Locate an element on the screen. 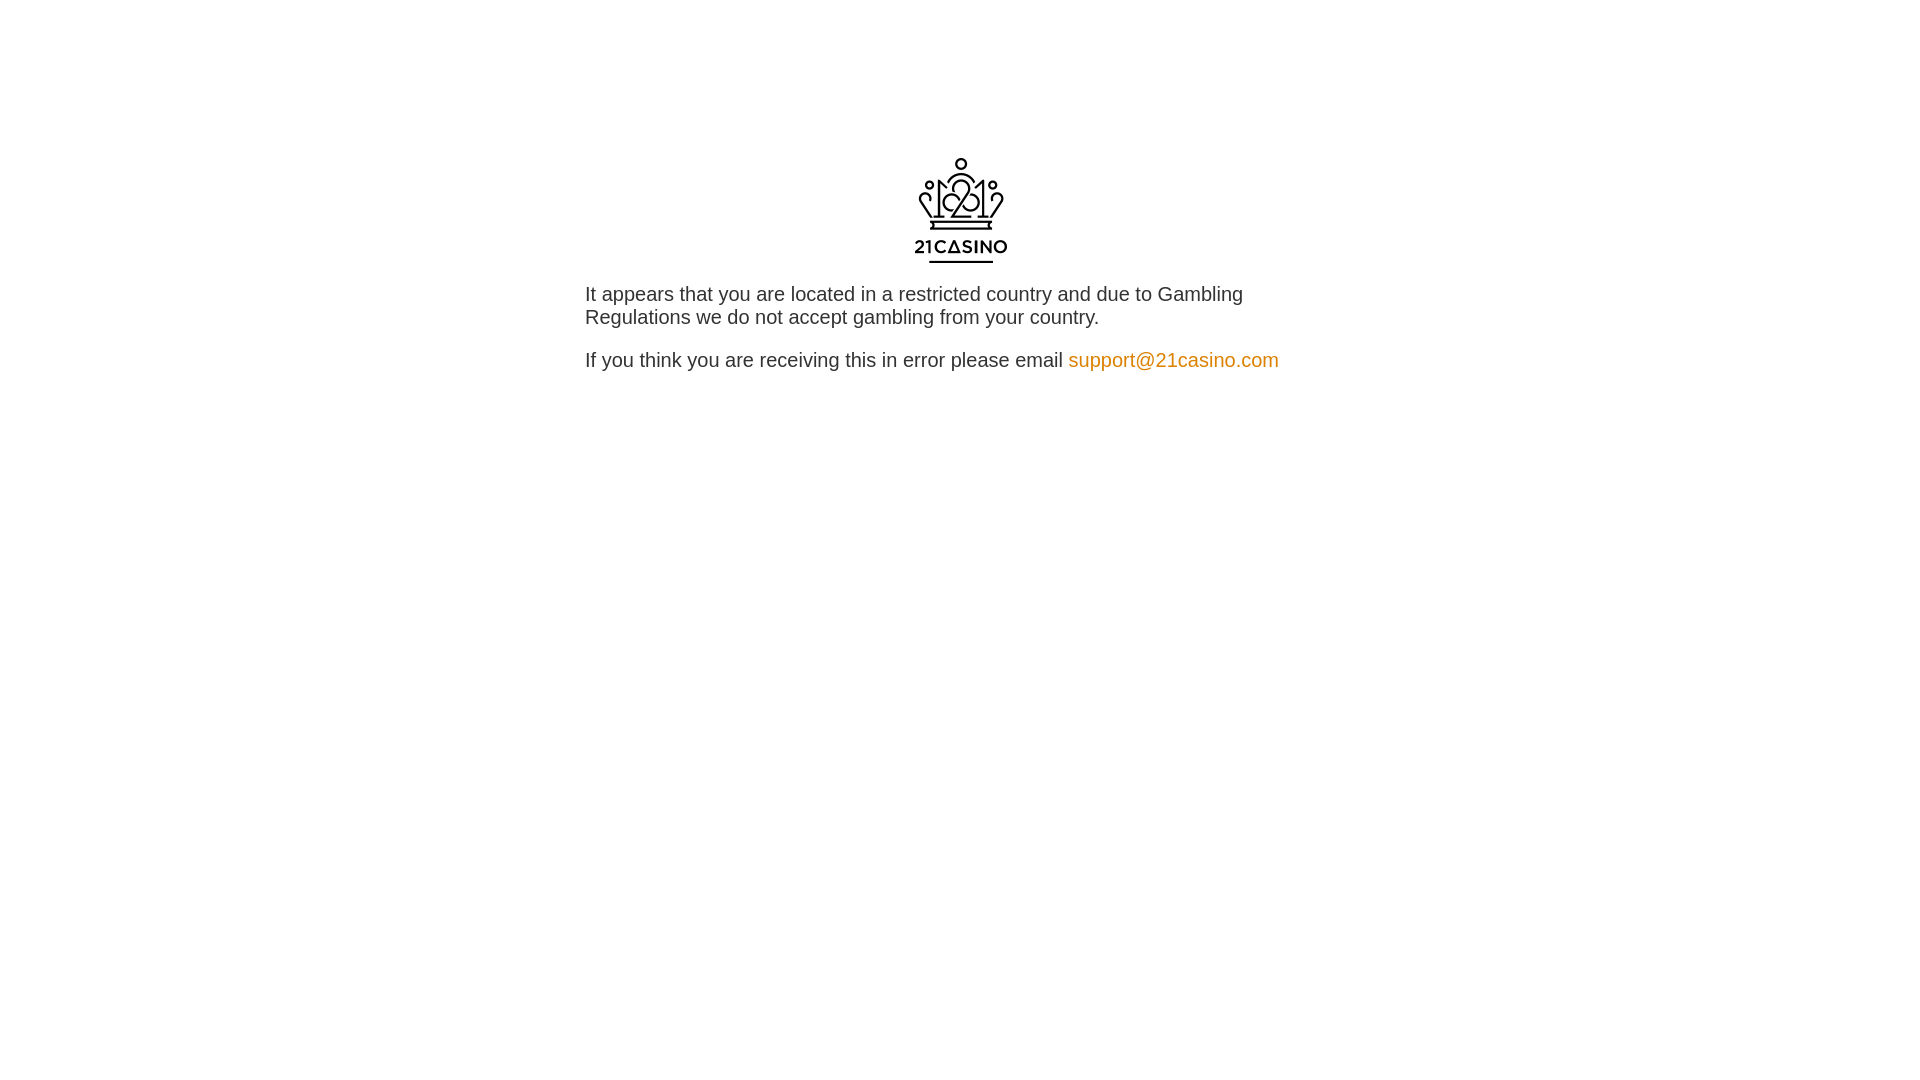 The height and width of the screenshot is (1080, 1920). 'support@21casino.com' is located at coordinates (1174, 358).